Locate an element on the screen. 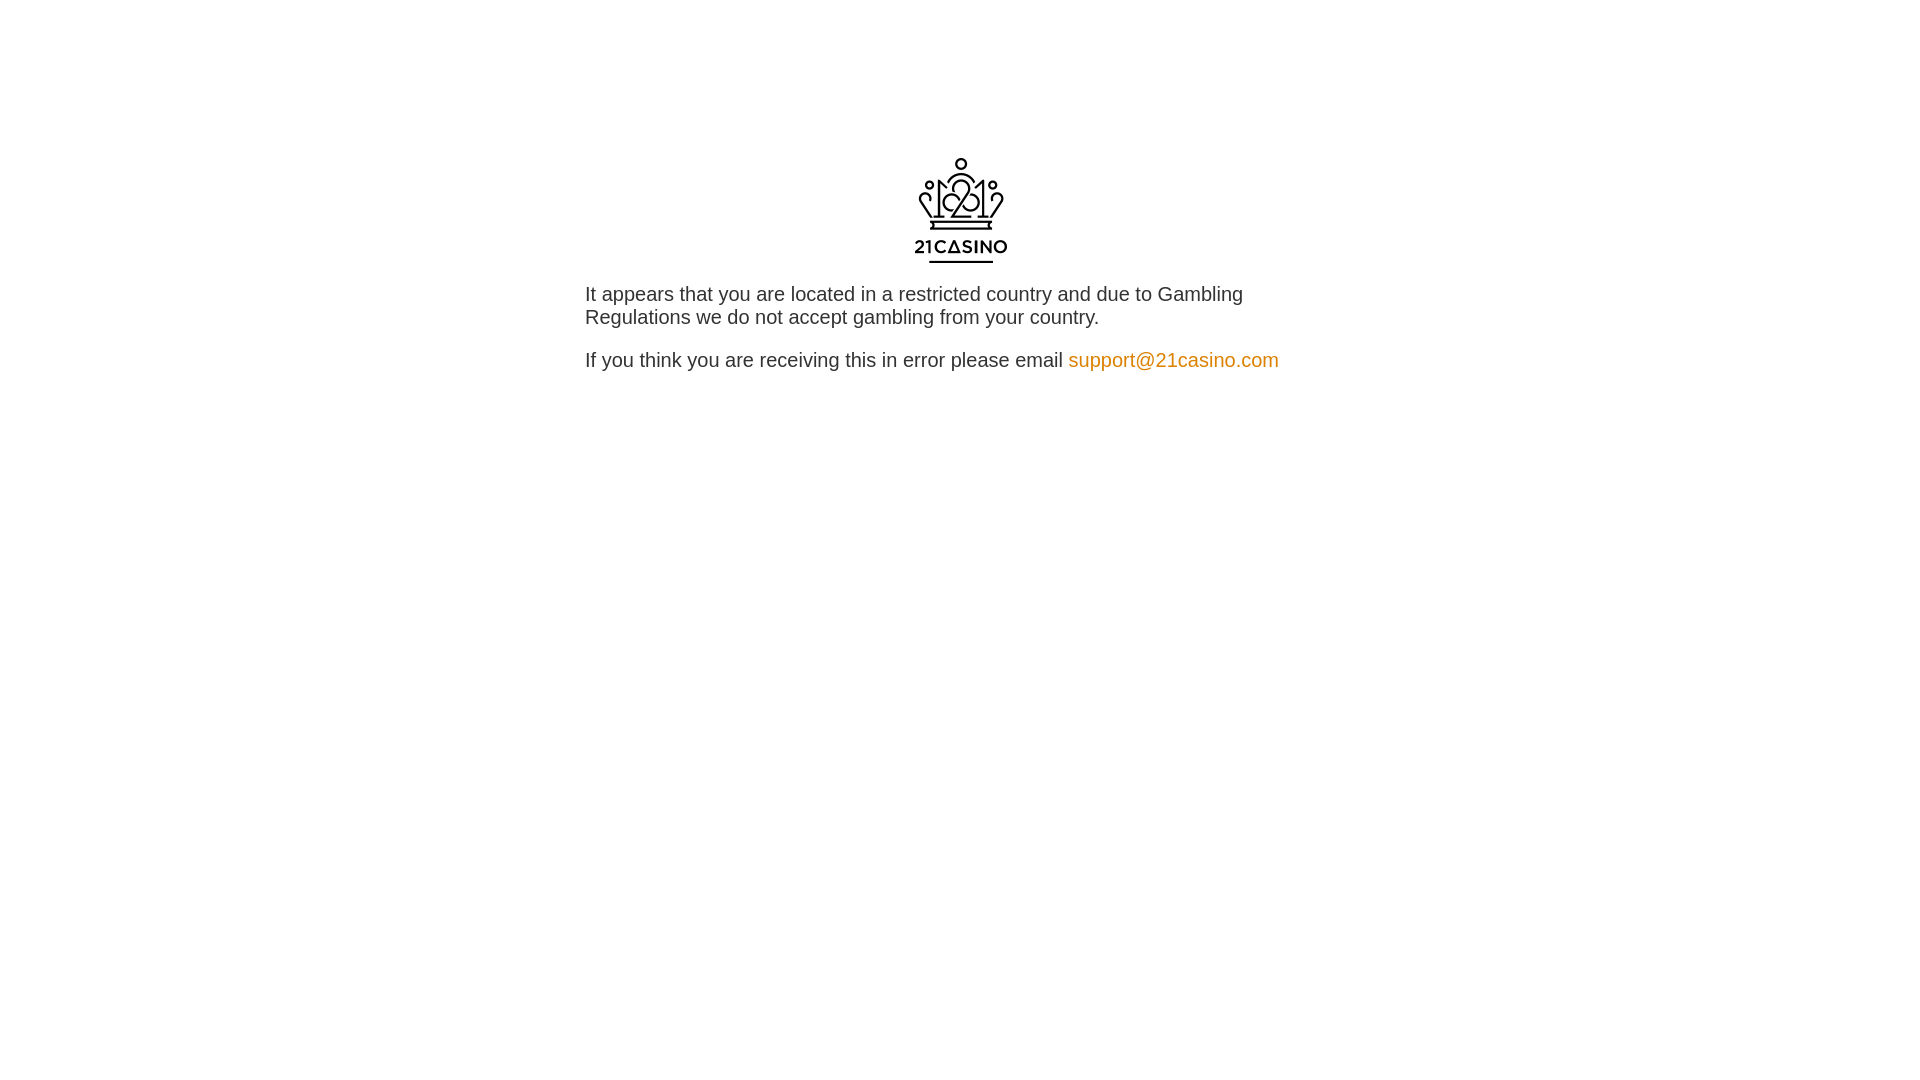 The height and width of the screenshot is (1080, 1920). 'support@21casino.com' is located at coordinates (1174, 358).